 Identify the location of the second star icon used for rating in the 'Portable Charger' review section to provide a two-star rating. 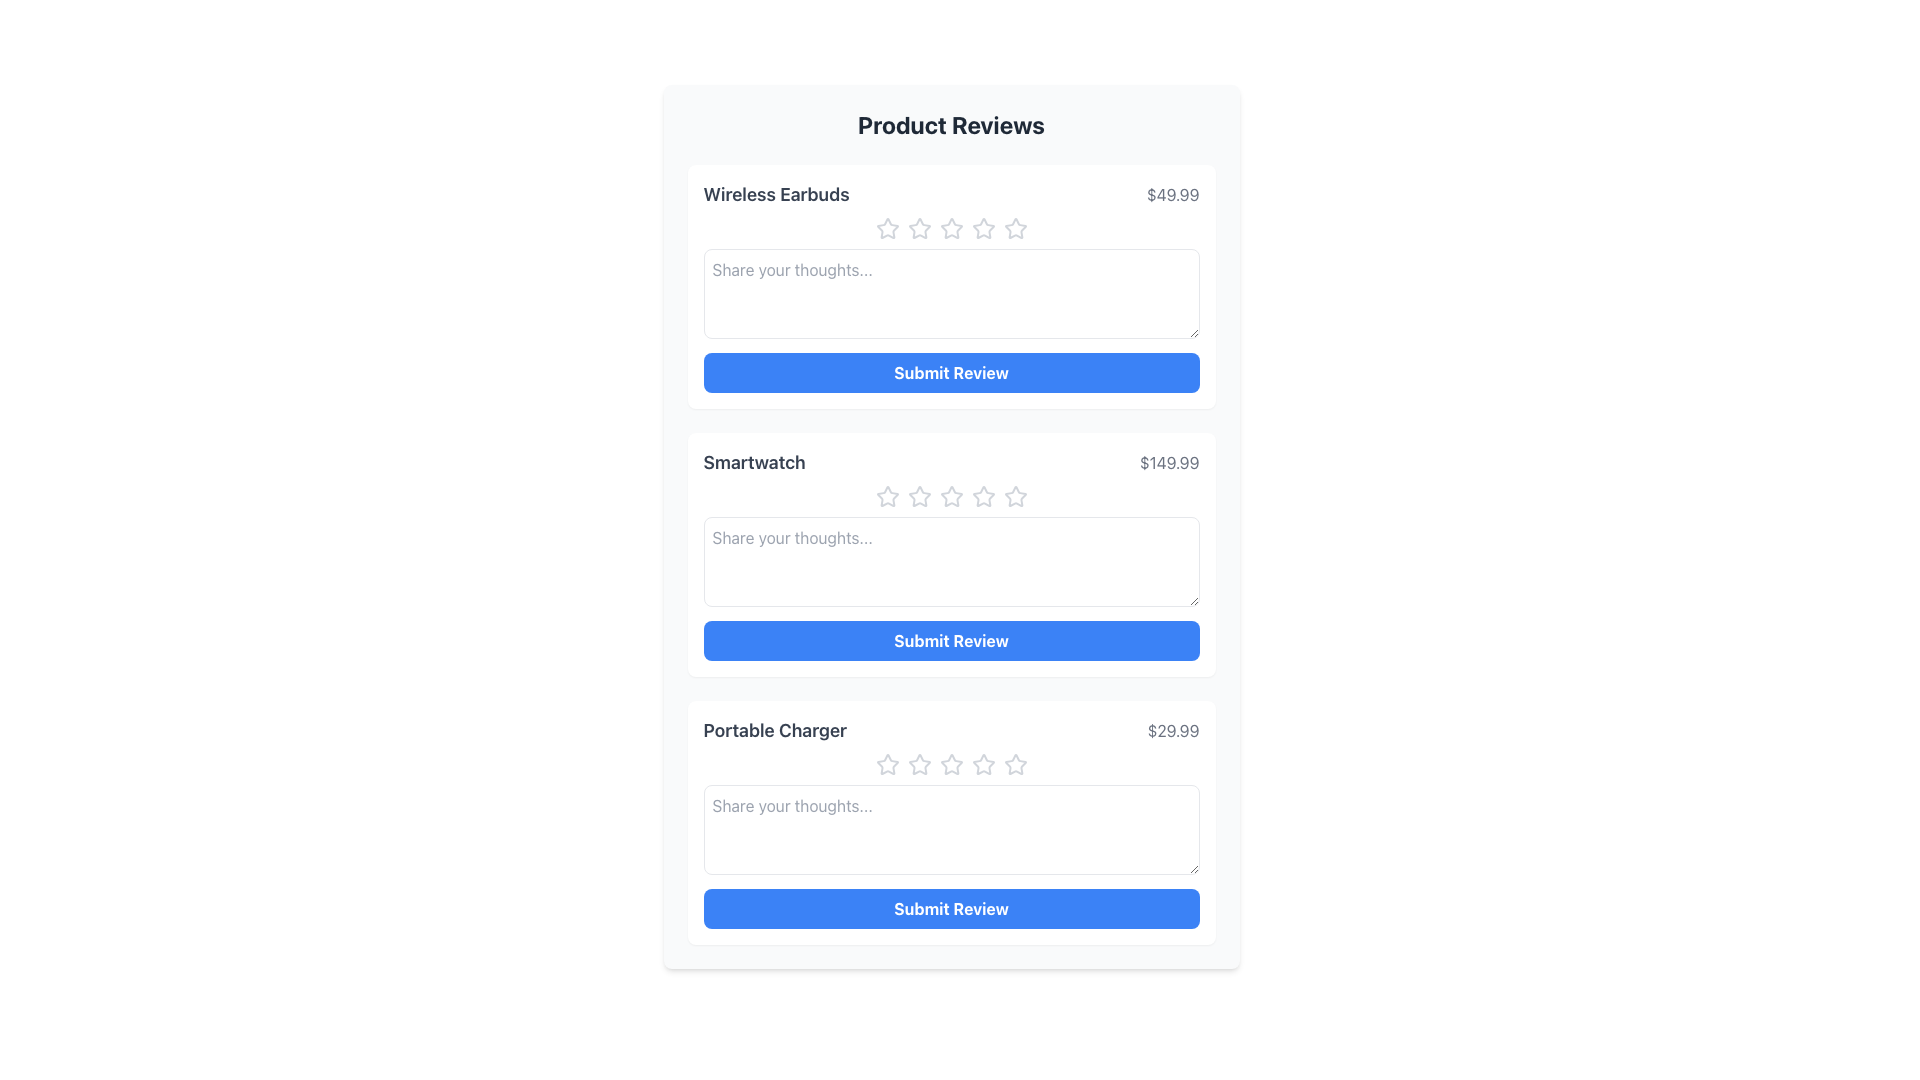
(918, 764).